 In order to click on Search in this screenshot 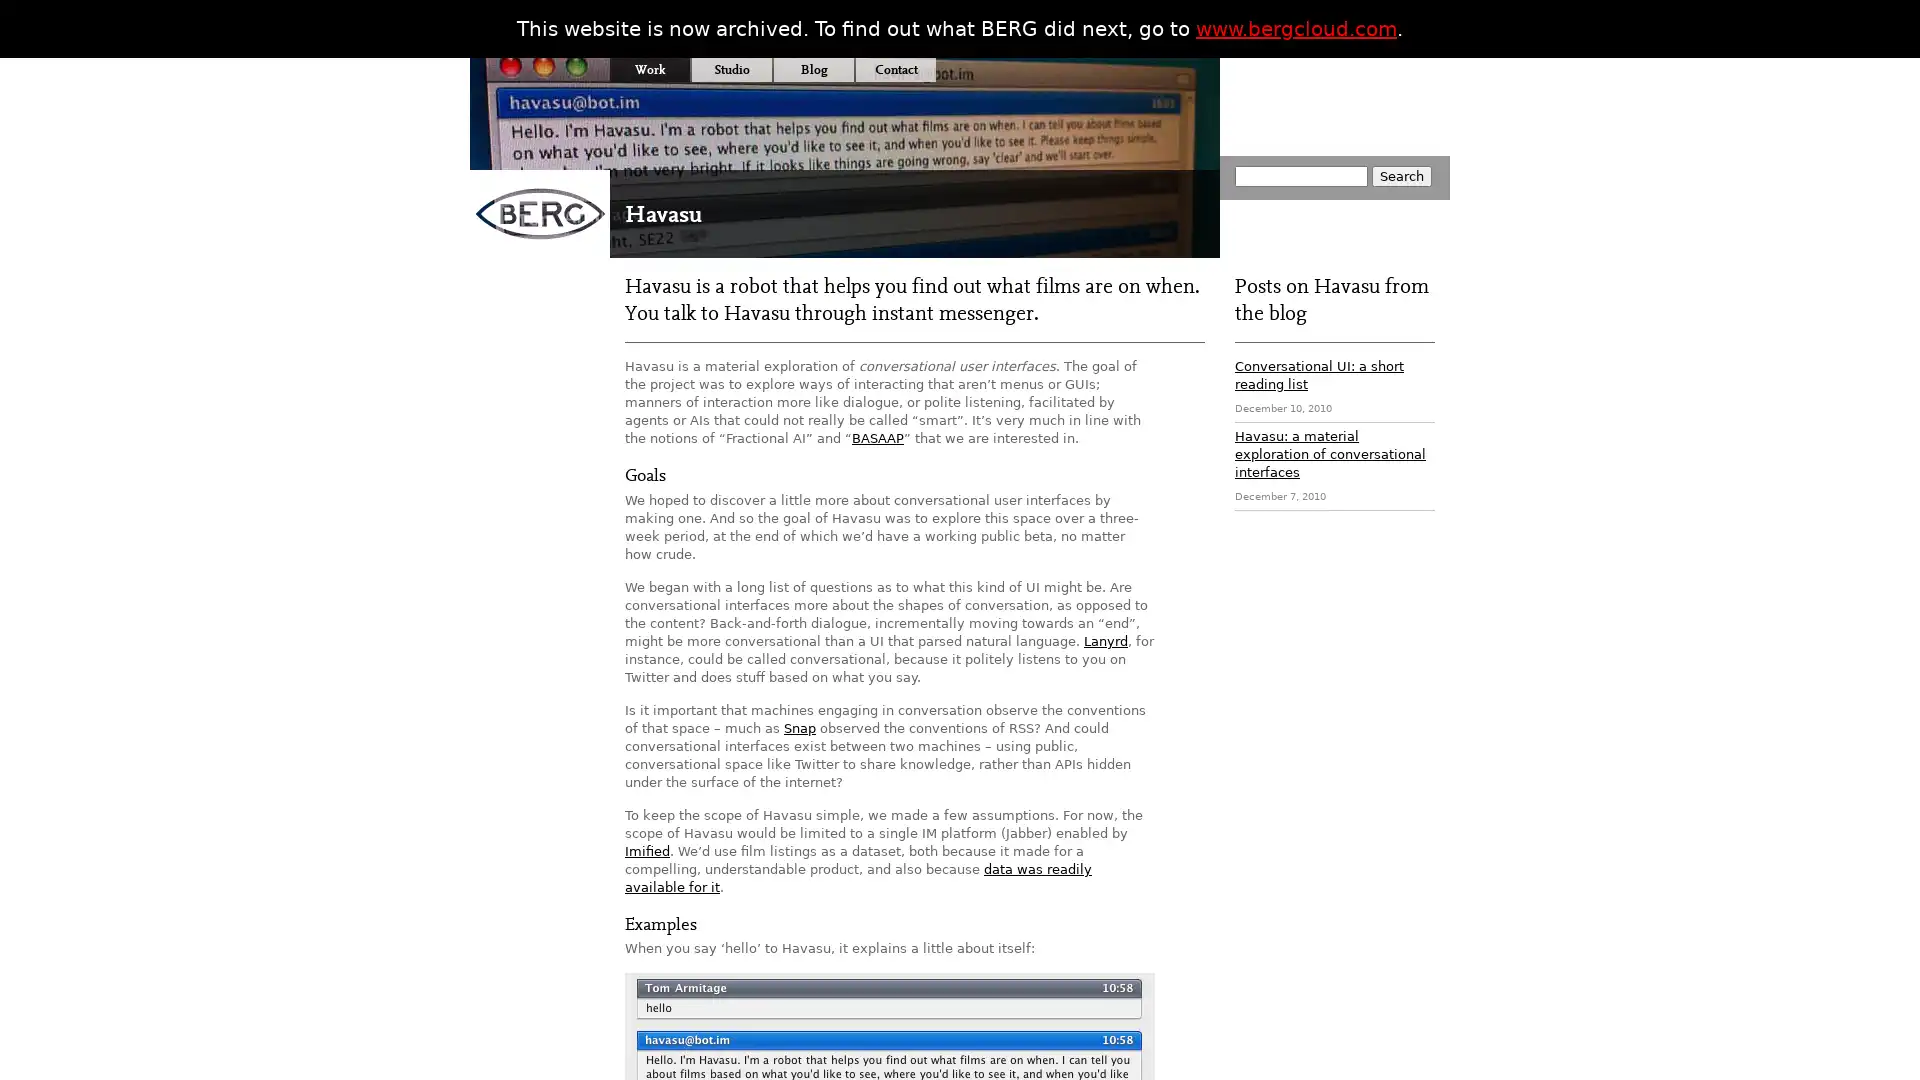, I will do `click(1400, 175)`.